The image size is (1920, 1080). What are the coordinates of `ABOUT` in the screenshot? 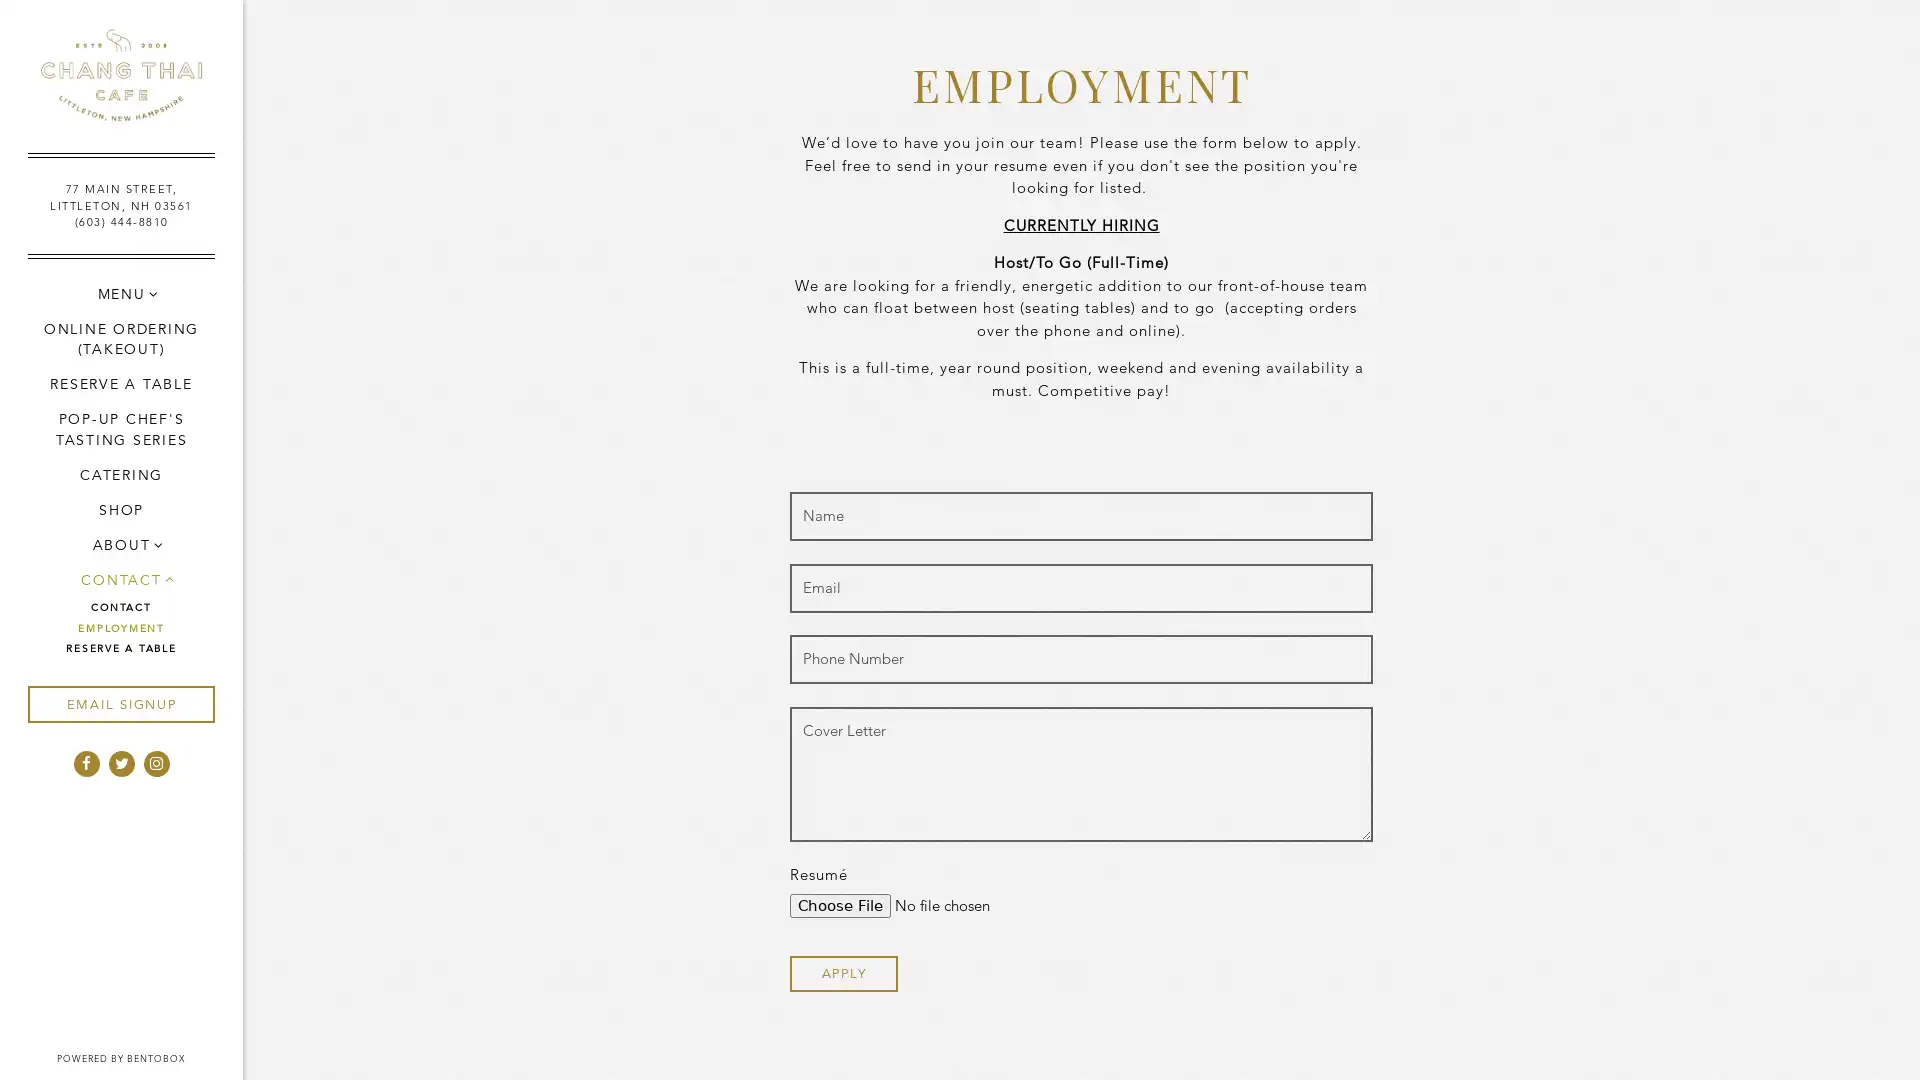 It's located at (119, 544).